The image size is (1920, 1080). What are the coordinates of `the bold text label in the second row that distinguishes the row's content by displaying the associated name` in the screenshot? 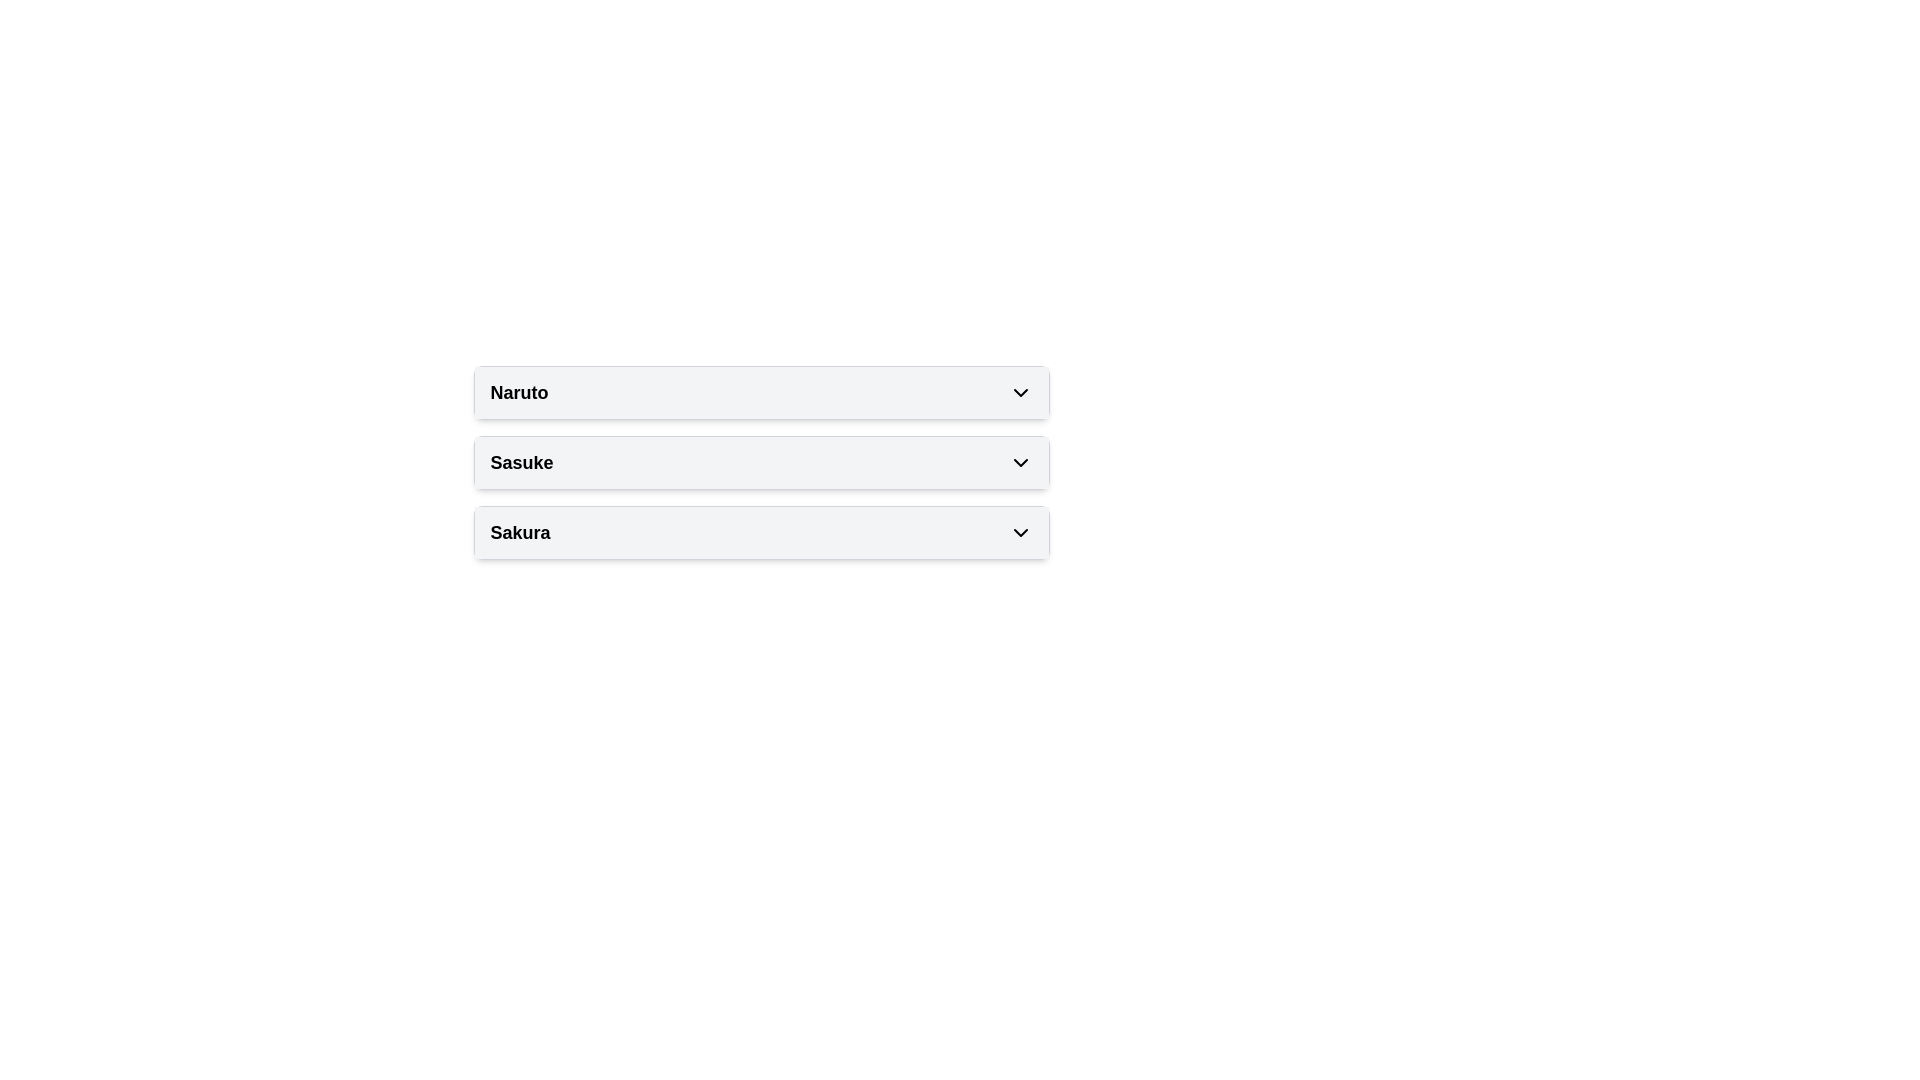 It's located at (522, 462).